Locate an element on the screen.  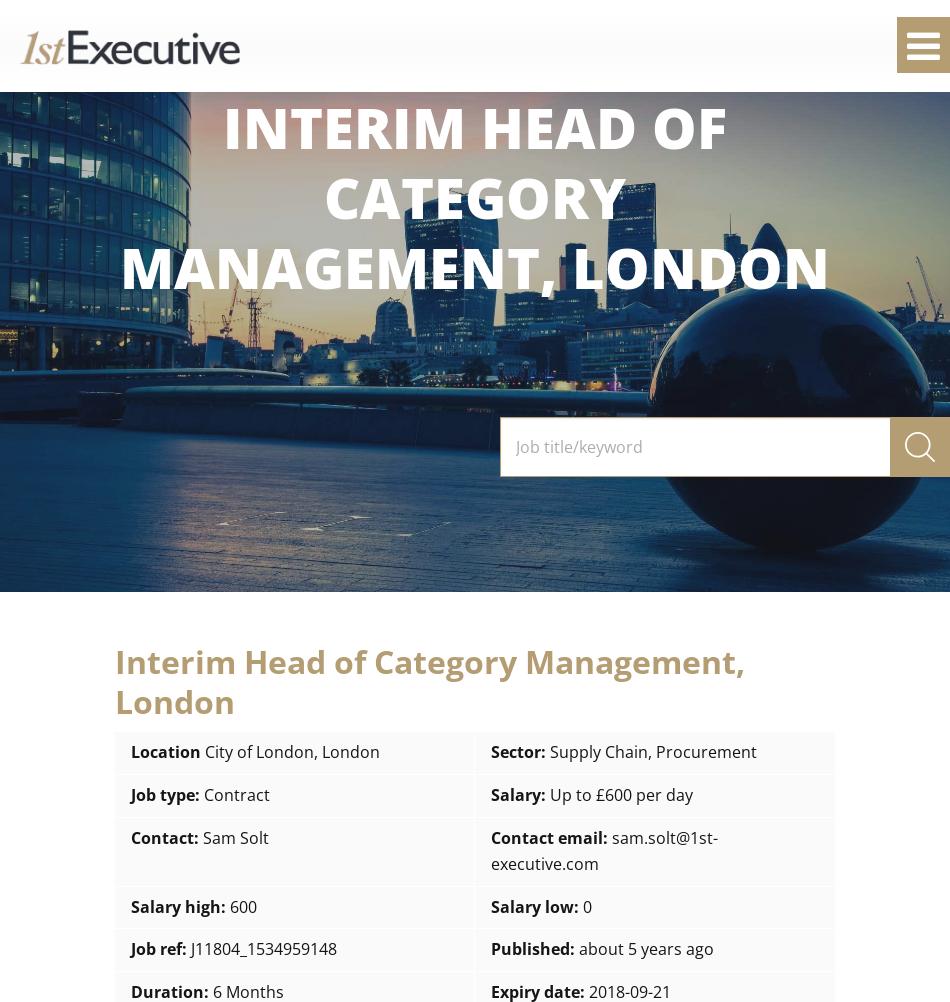
'Location' is located at coordinates (131, 752).